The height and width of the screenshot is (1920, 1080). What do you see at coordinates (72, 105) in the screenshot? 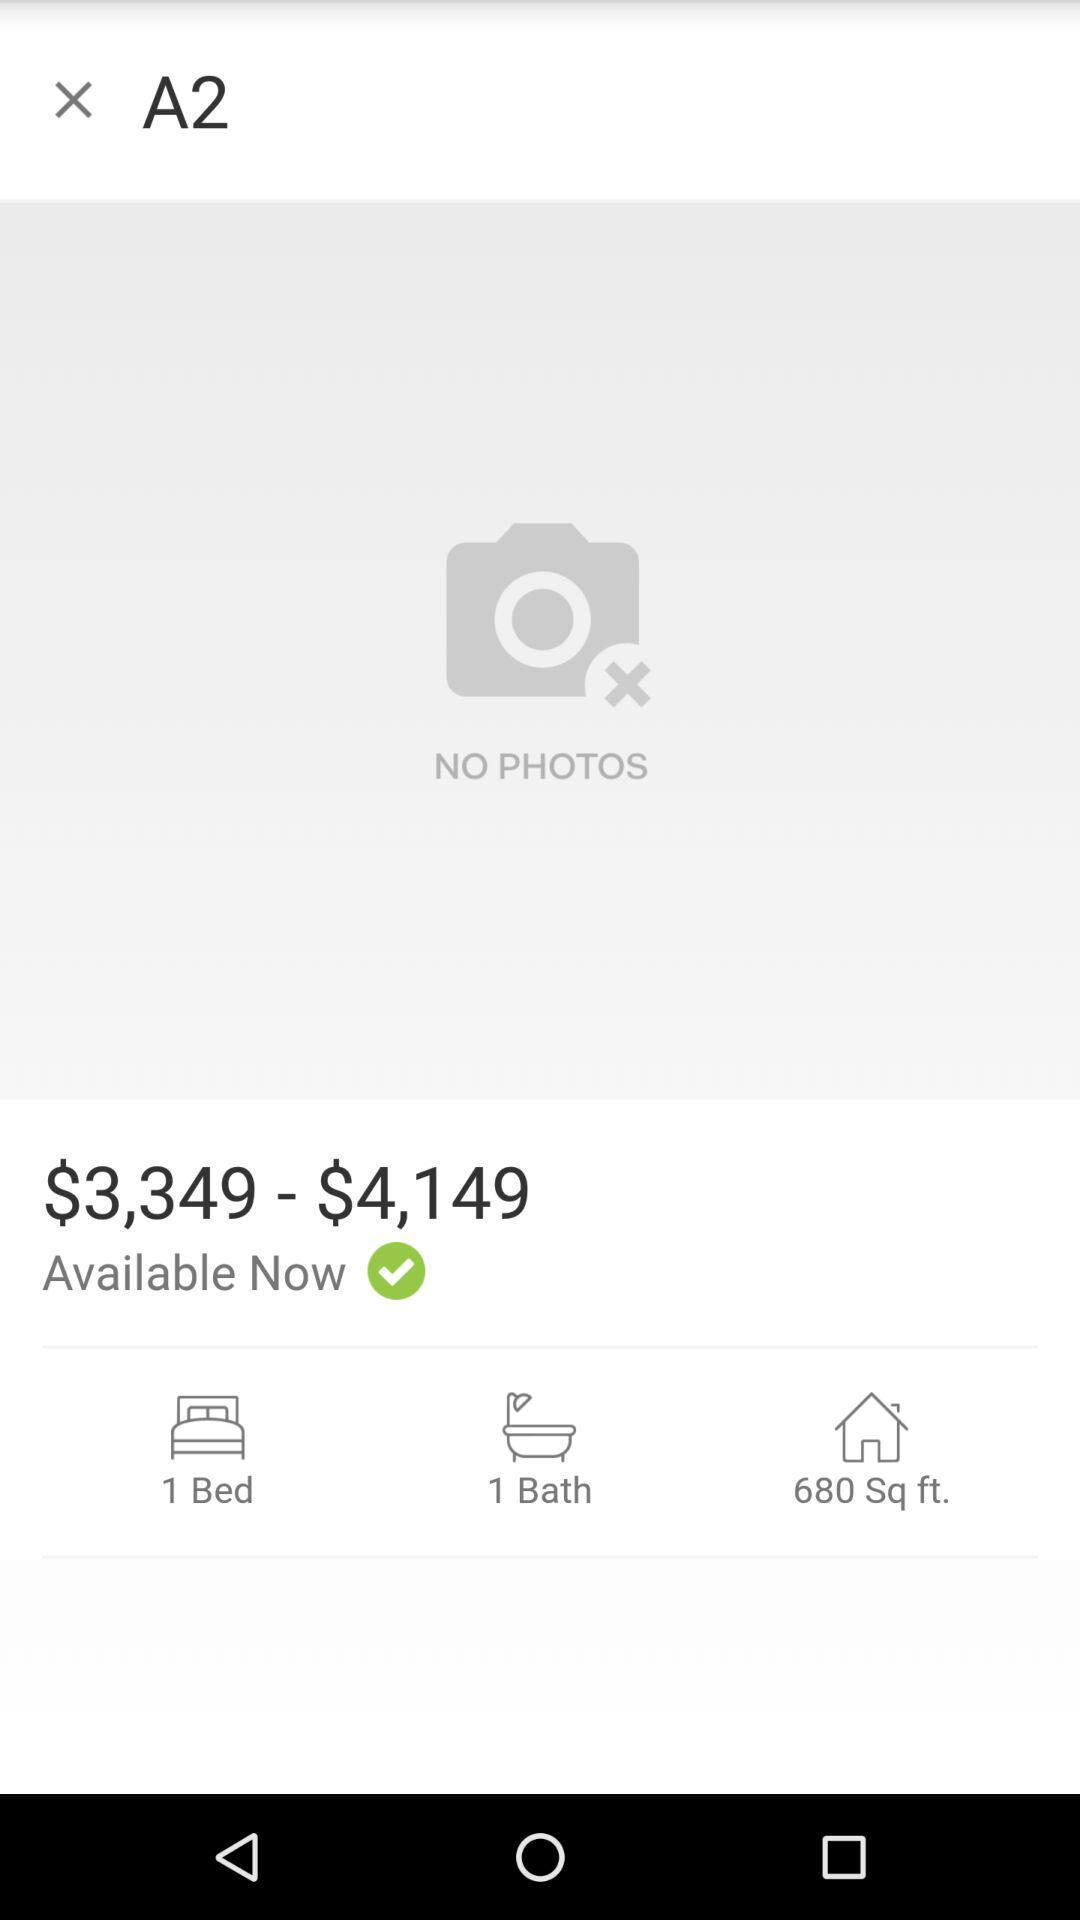
I see `the close icon` at bounding box center [72, 105].